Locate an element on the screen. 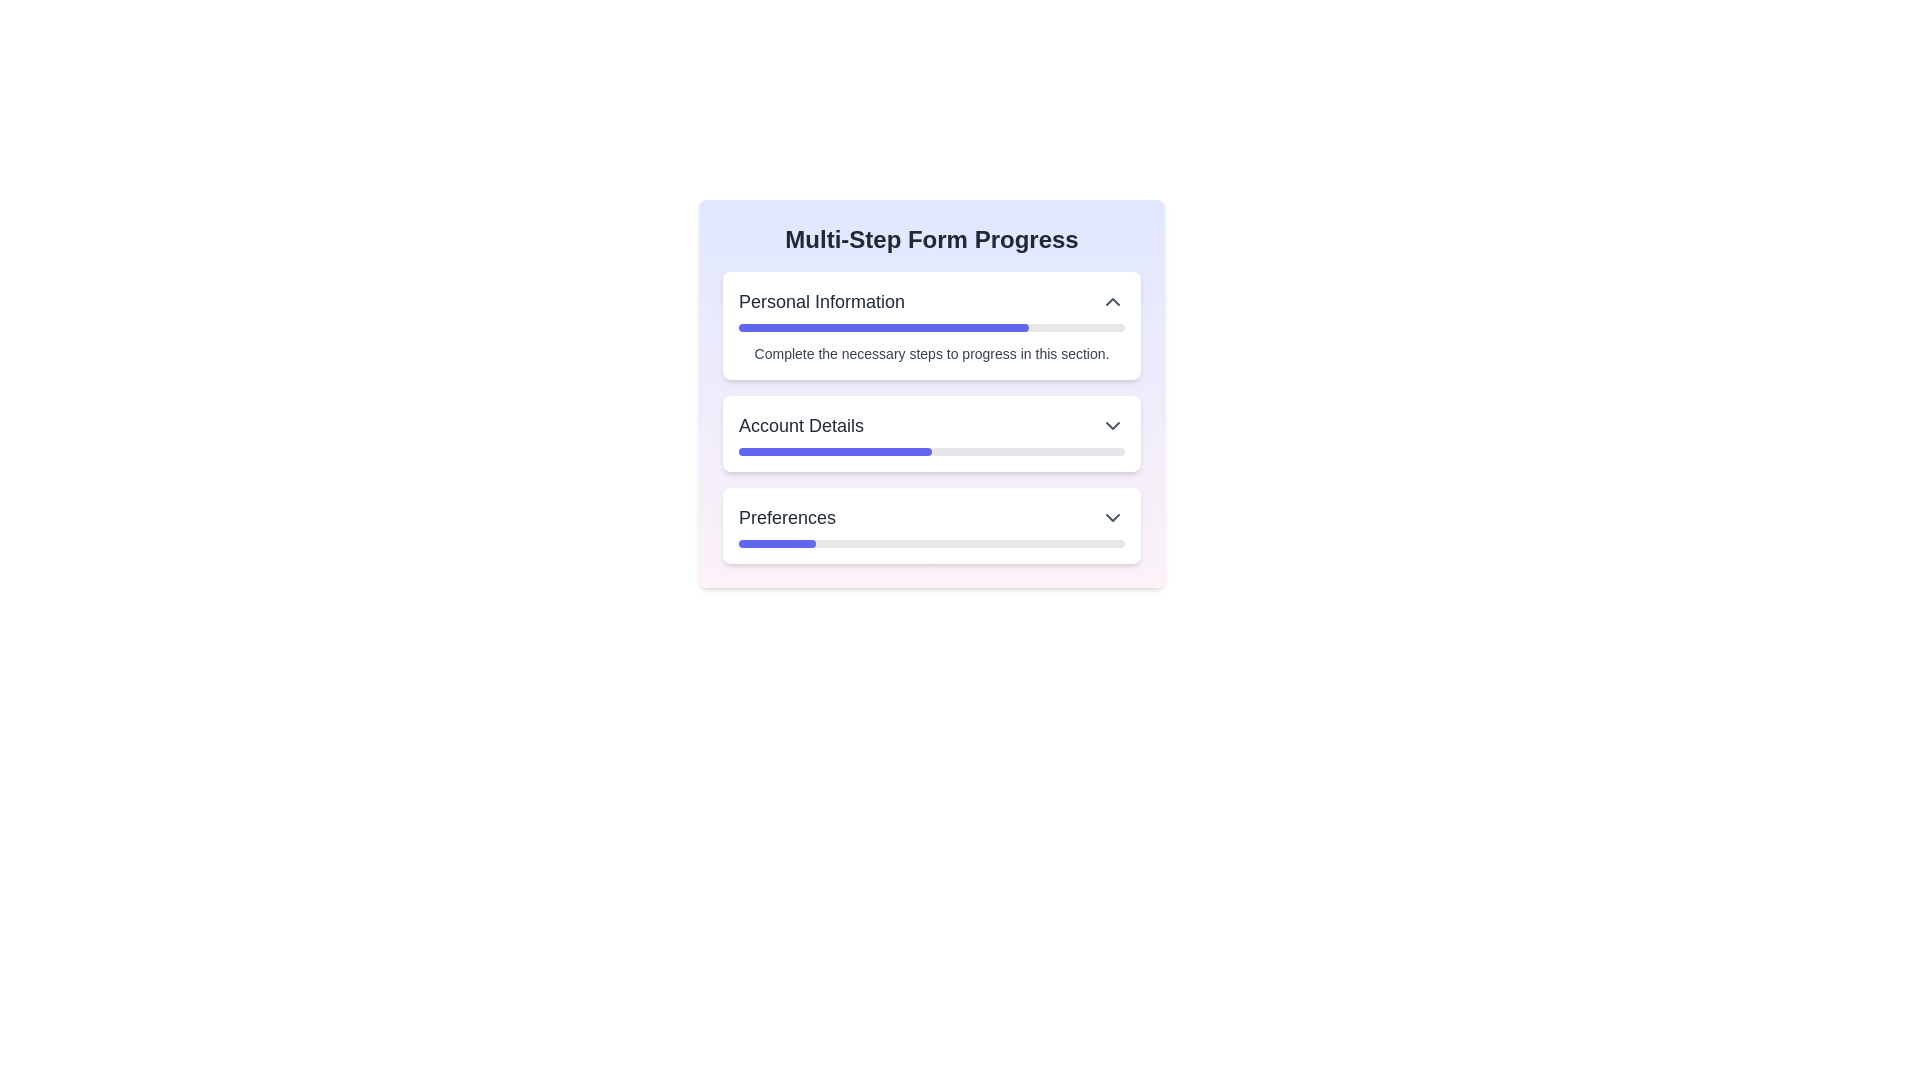 This screenshot has height=1080, width=1920. supplementary text within the 'Personal Information' card, which provides instructions to complete necessary steps is located at coordinates (930, 325).